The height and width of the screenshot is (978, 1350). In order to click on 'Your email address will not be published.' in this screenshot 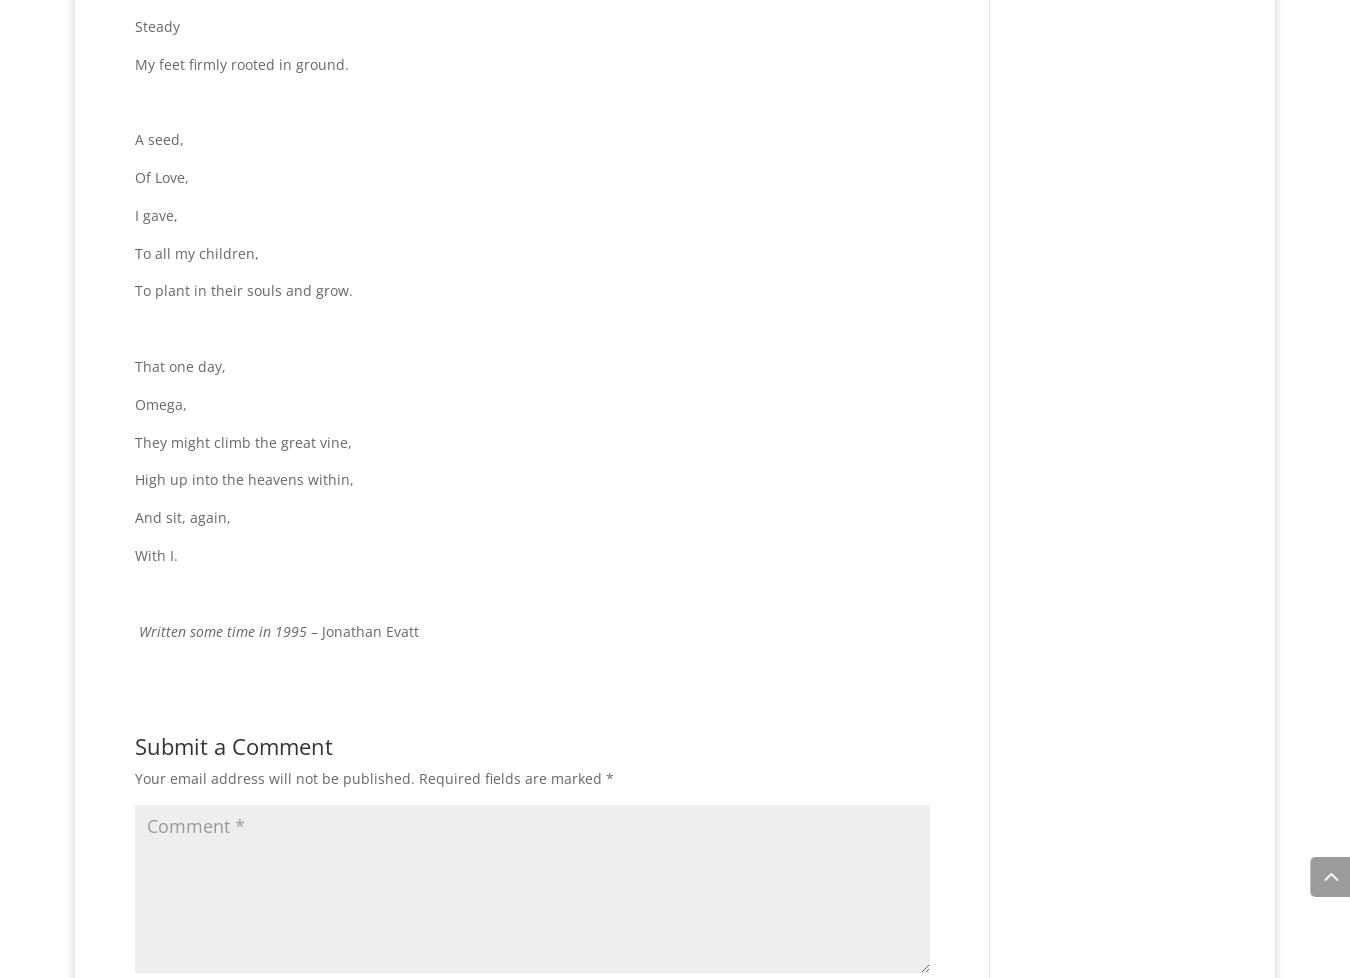, I will do `click(273, 777)`.